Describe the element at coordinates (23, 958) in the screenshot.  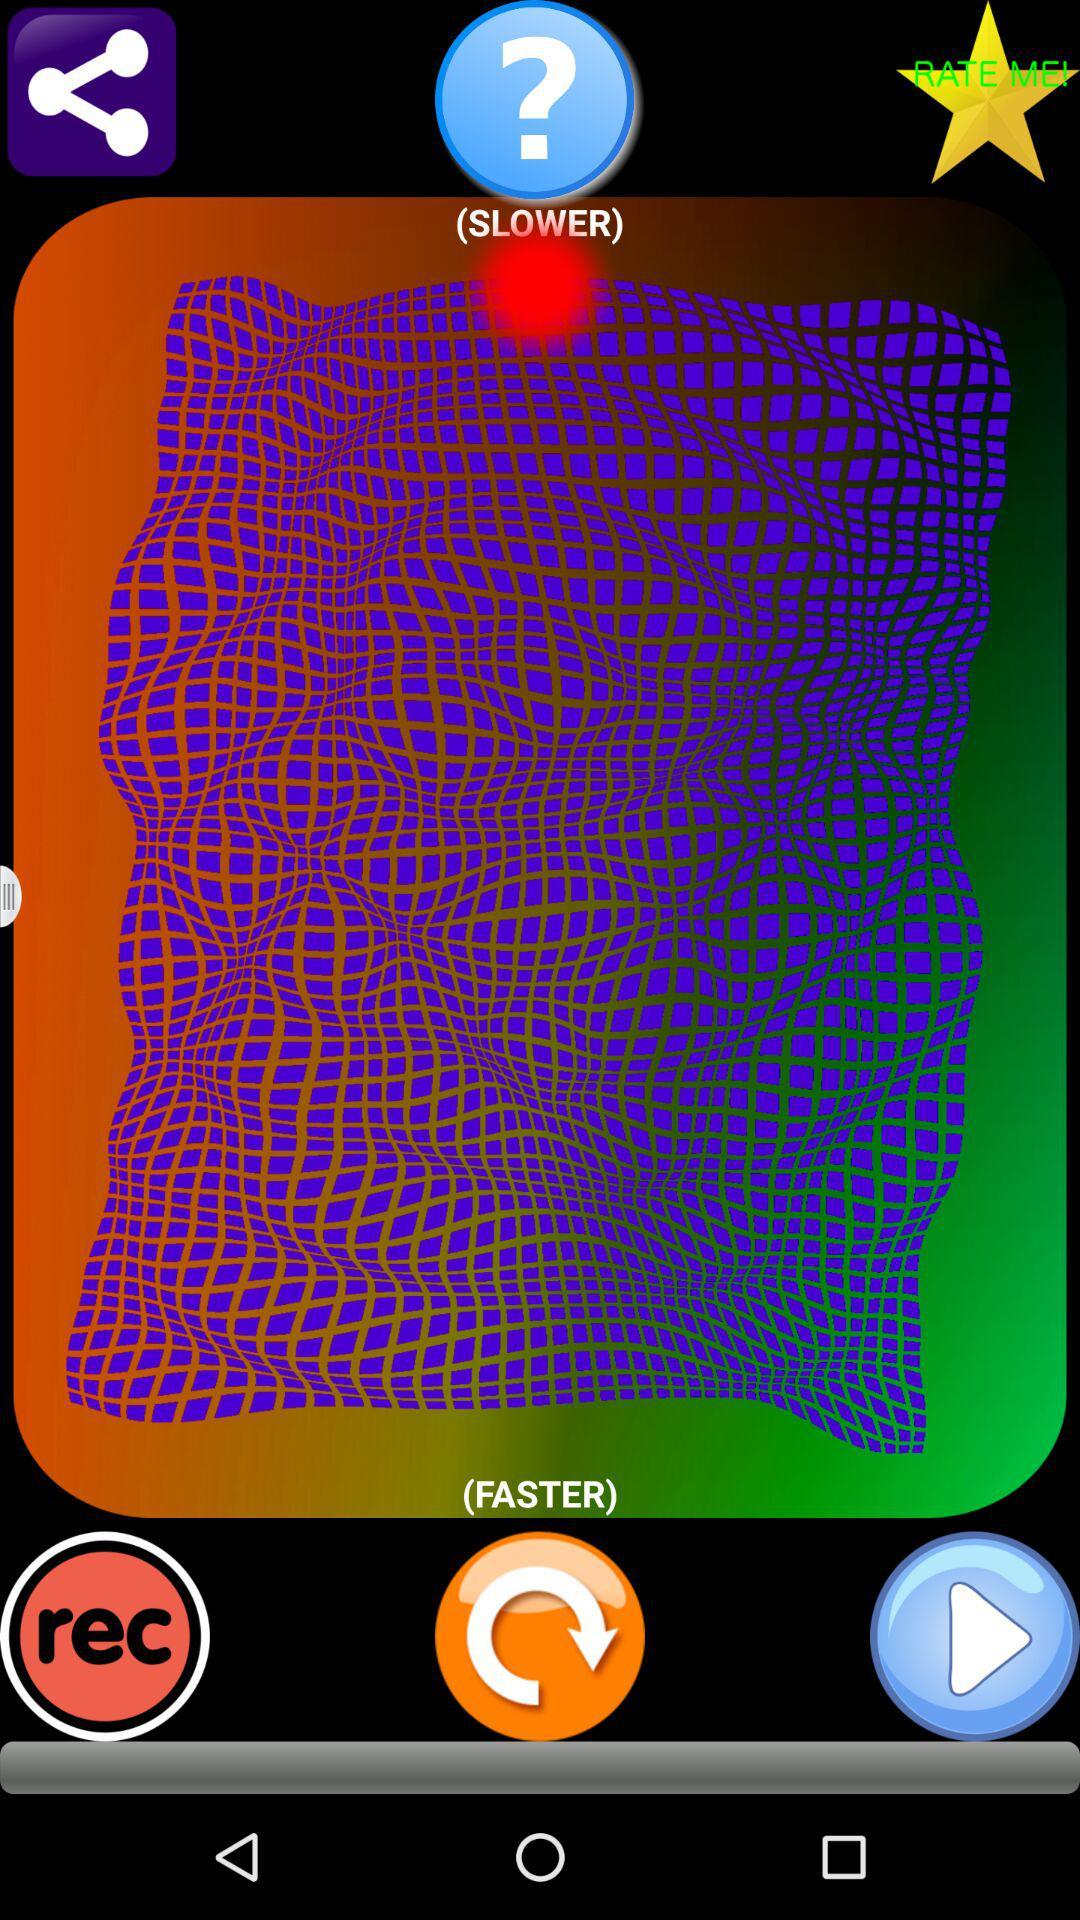
I see `the menu icon` at that location.